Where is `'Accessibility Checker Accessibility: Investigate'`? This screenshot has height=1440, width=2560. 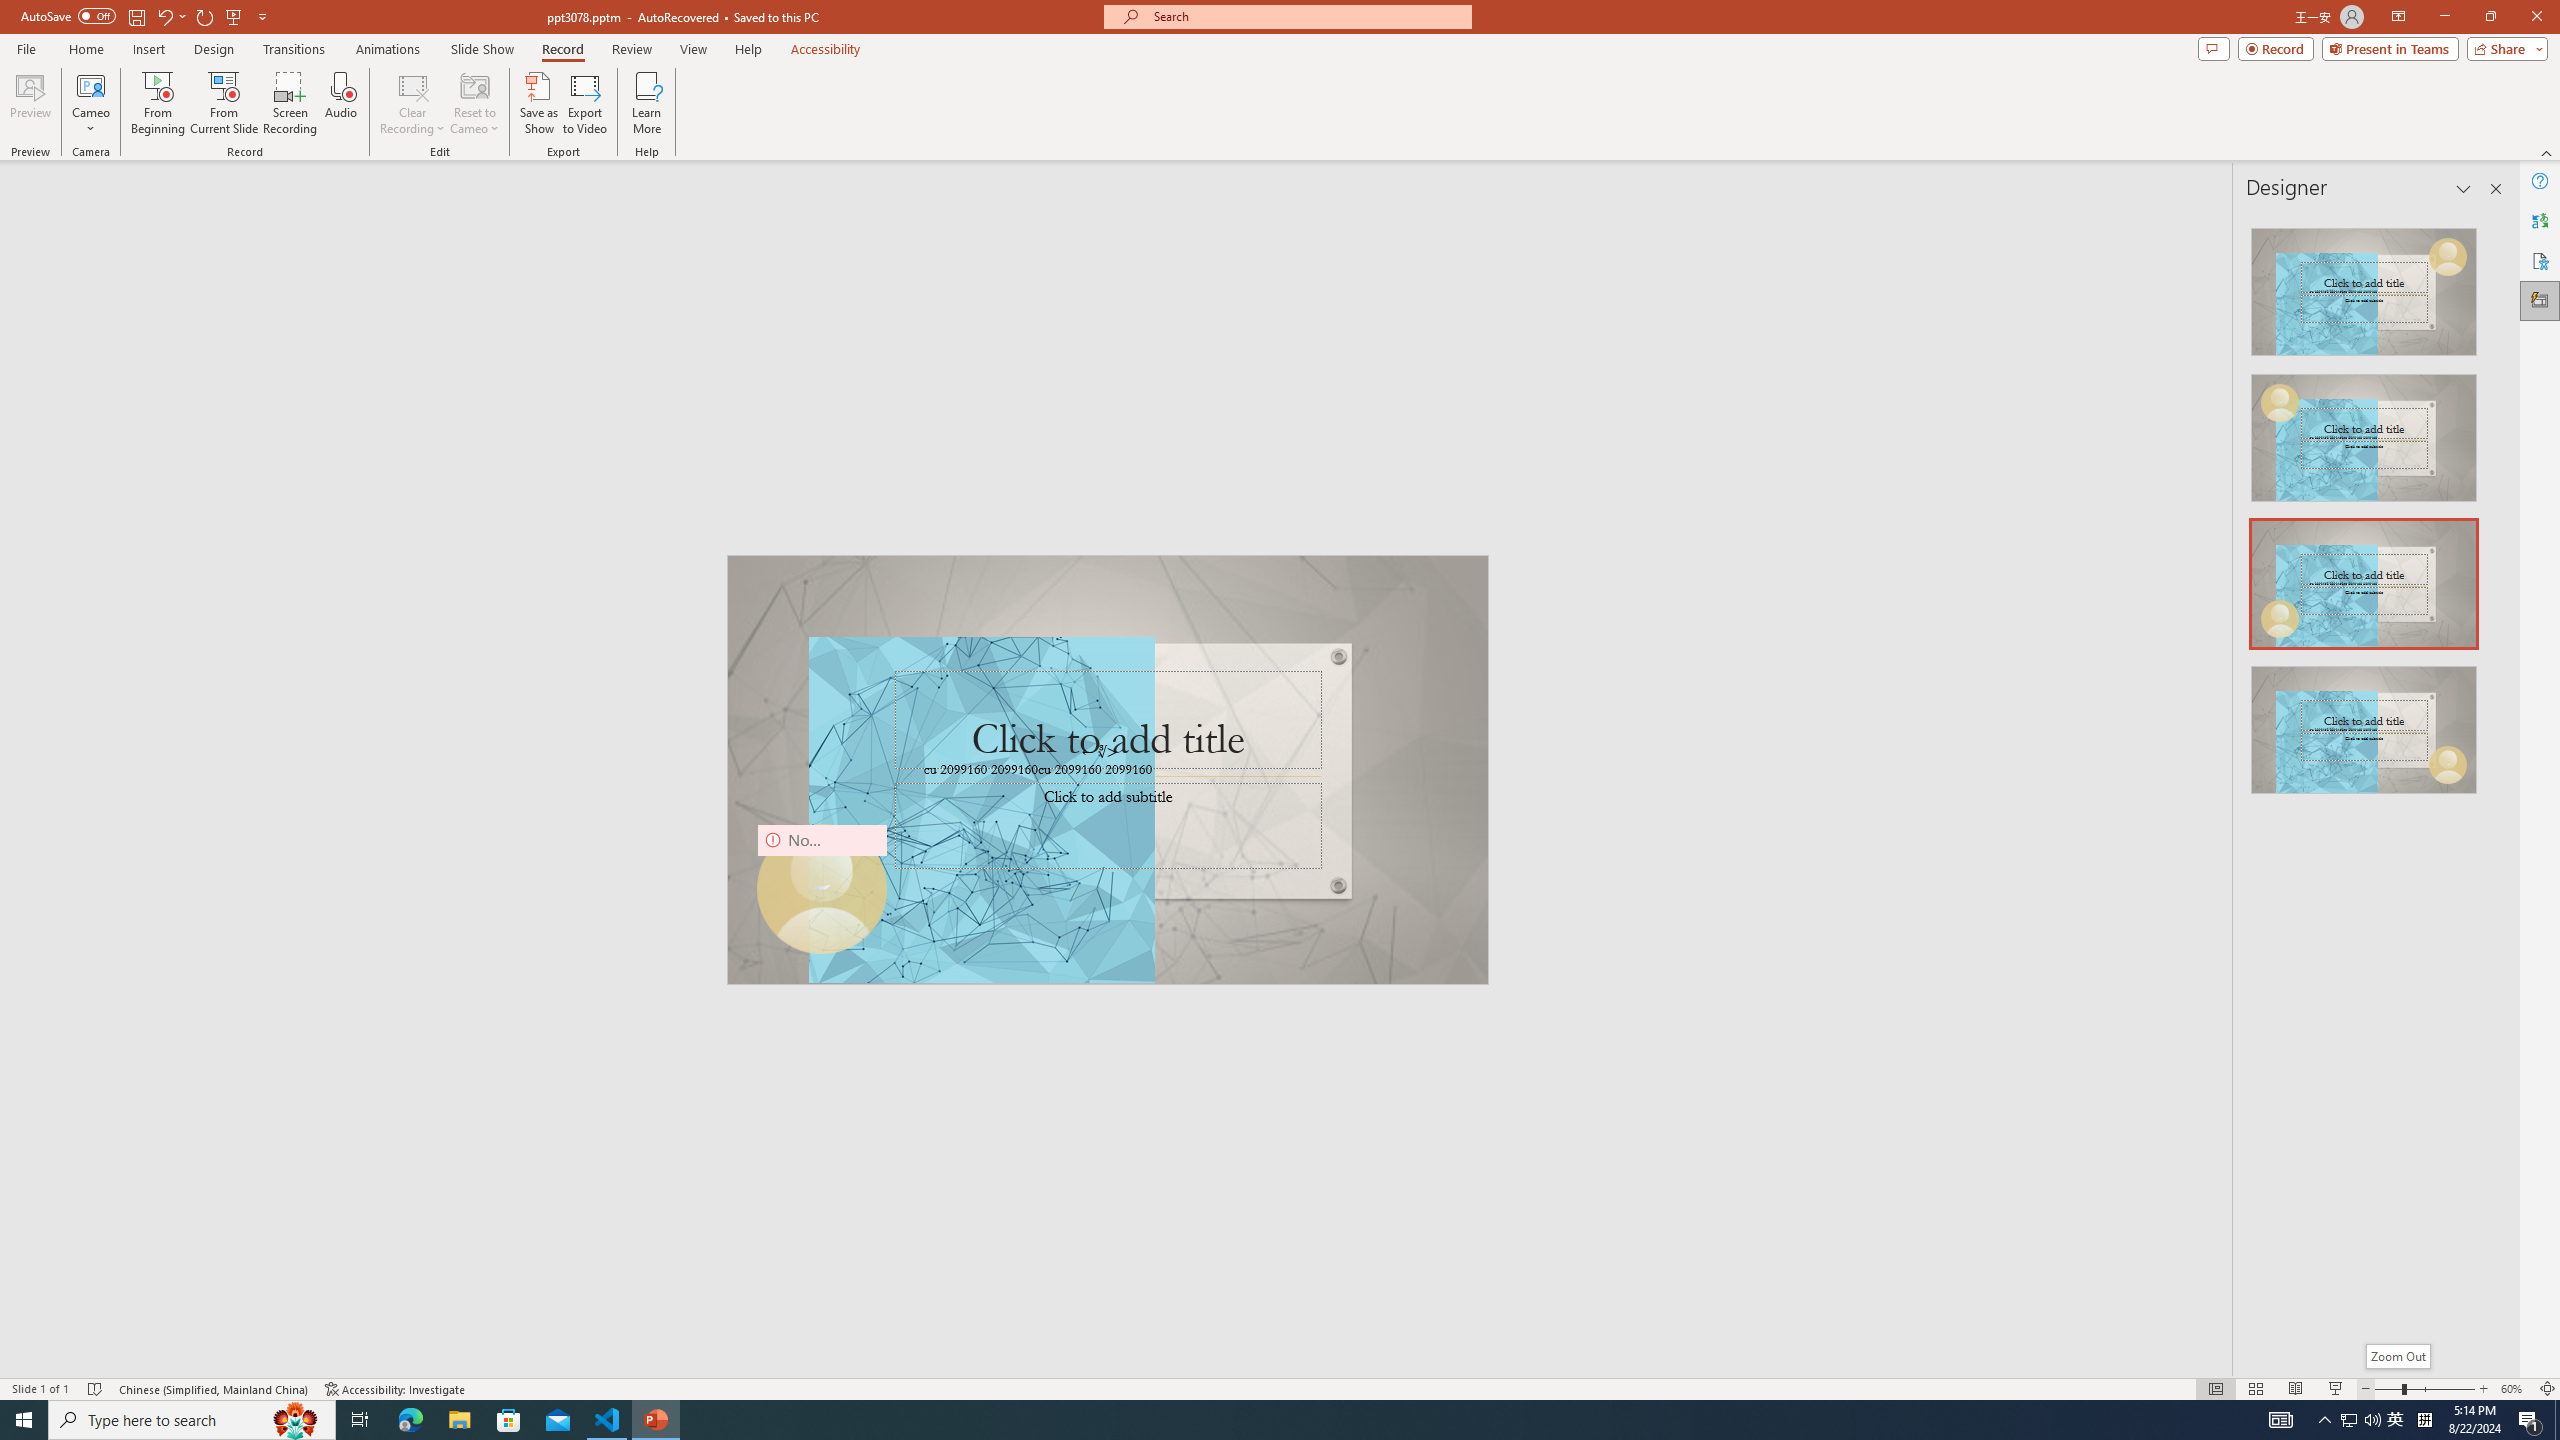
'Accessibility Checker Accessibility: Investigate' is located at coordinates (395, 1389).